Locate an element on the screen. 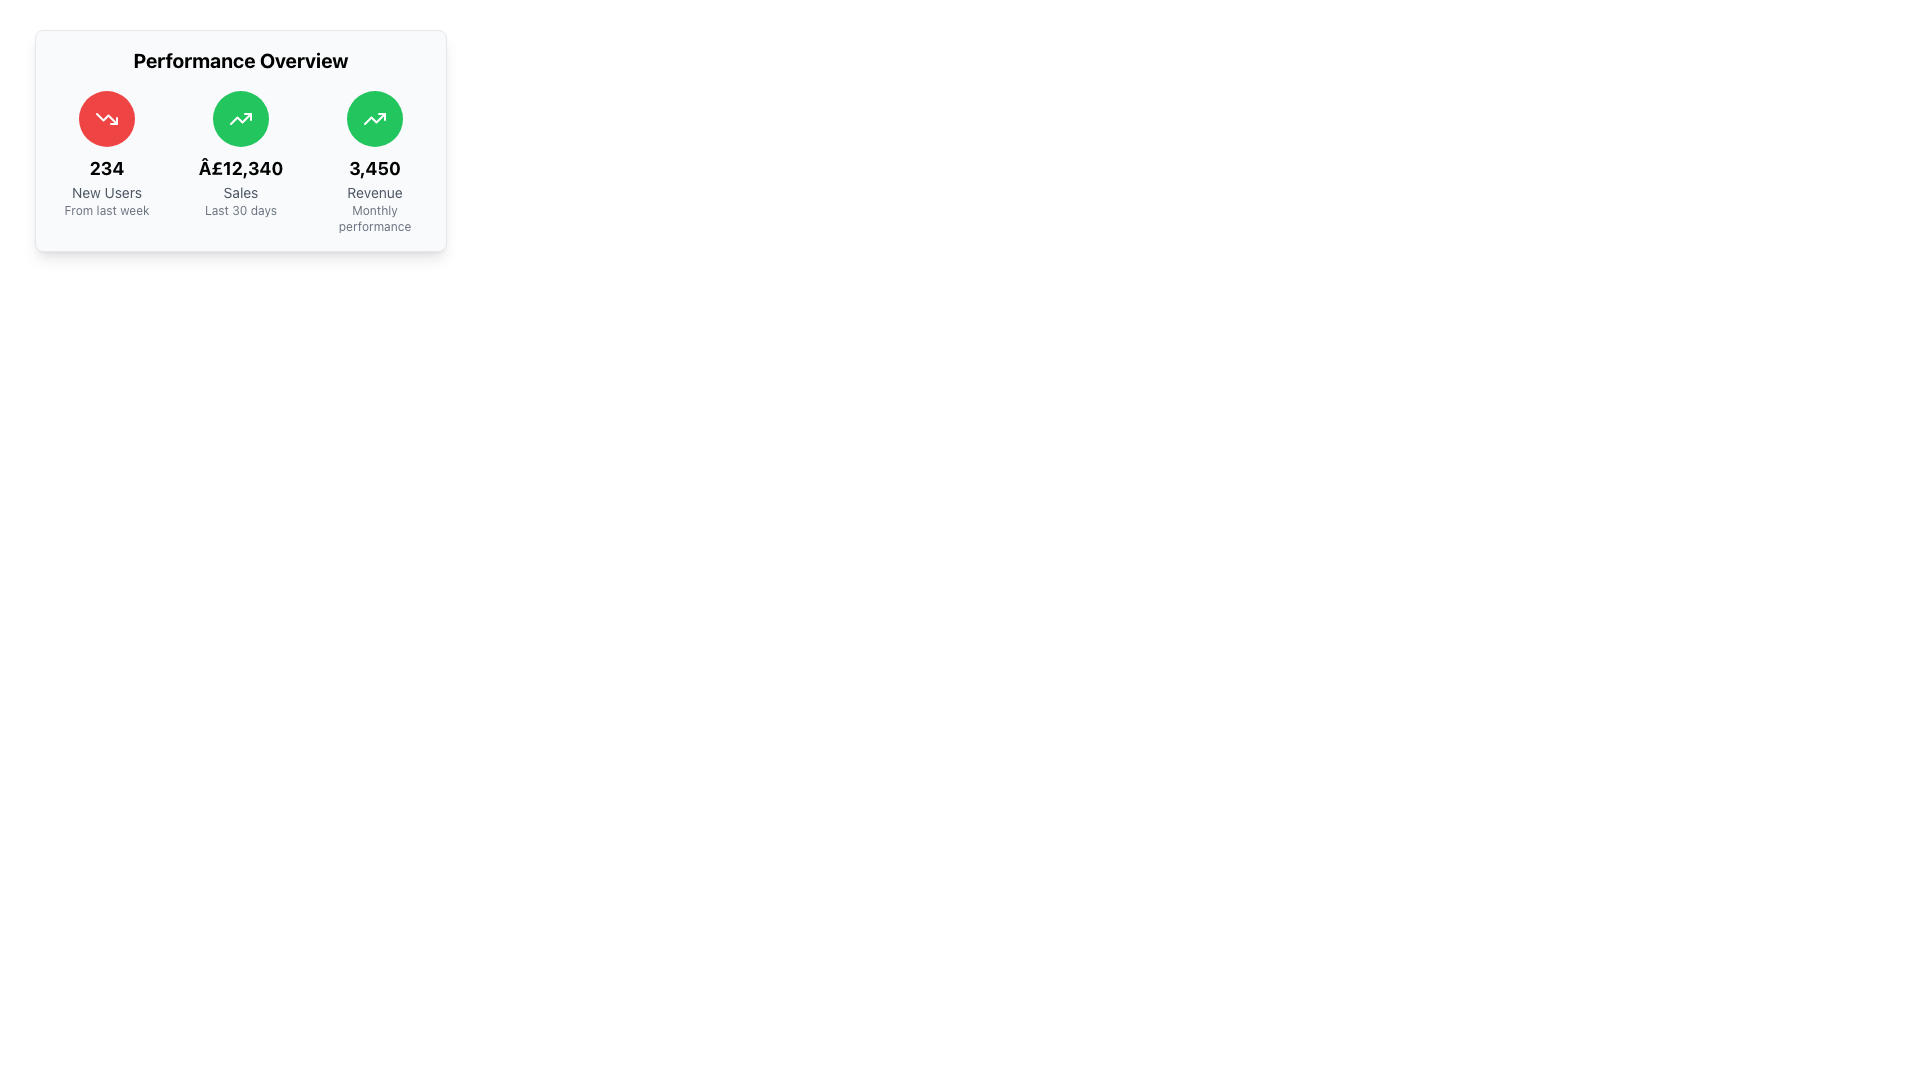 The height and width of the screenshot is (1080, 1920). the upward trending vector graphic in the 'Performance Overview' section that represents 'Sales Last 30 days' is located at coordinates (374, 119).